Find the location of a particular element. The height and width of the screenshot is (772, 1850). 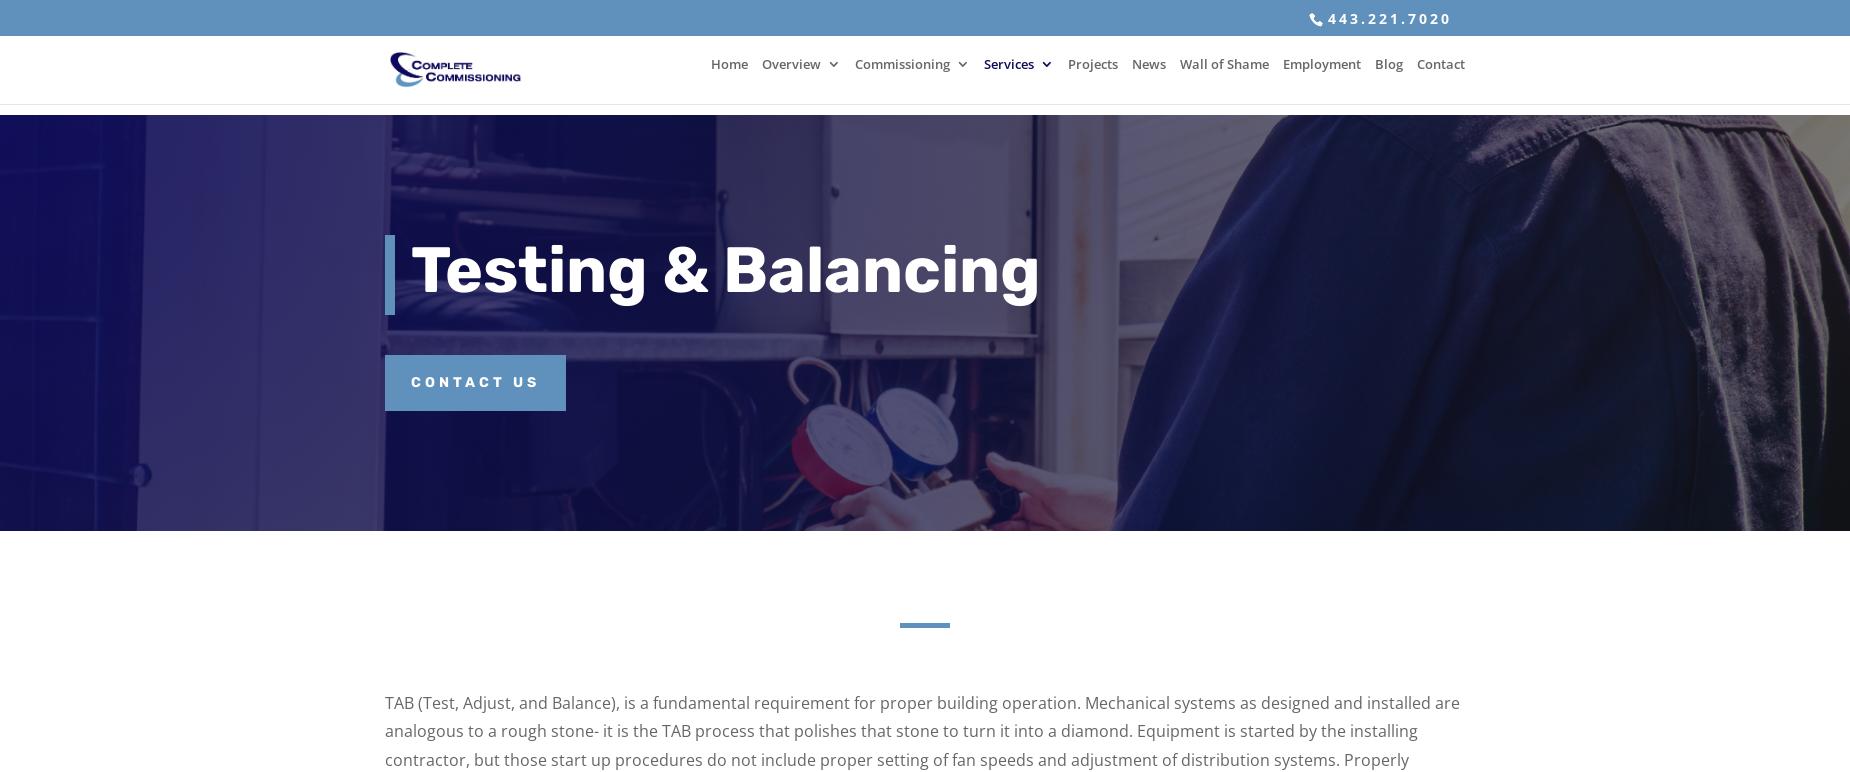

'News' is located at coordinates (1148, 75).